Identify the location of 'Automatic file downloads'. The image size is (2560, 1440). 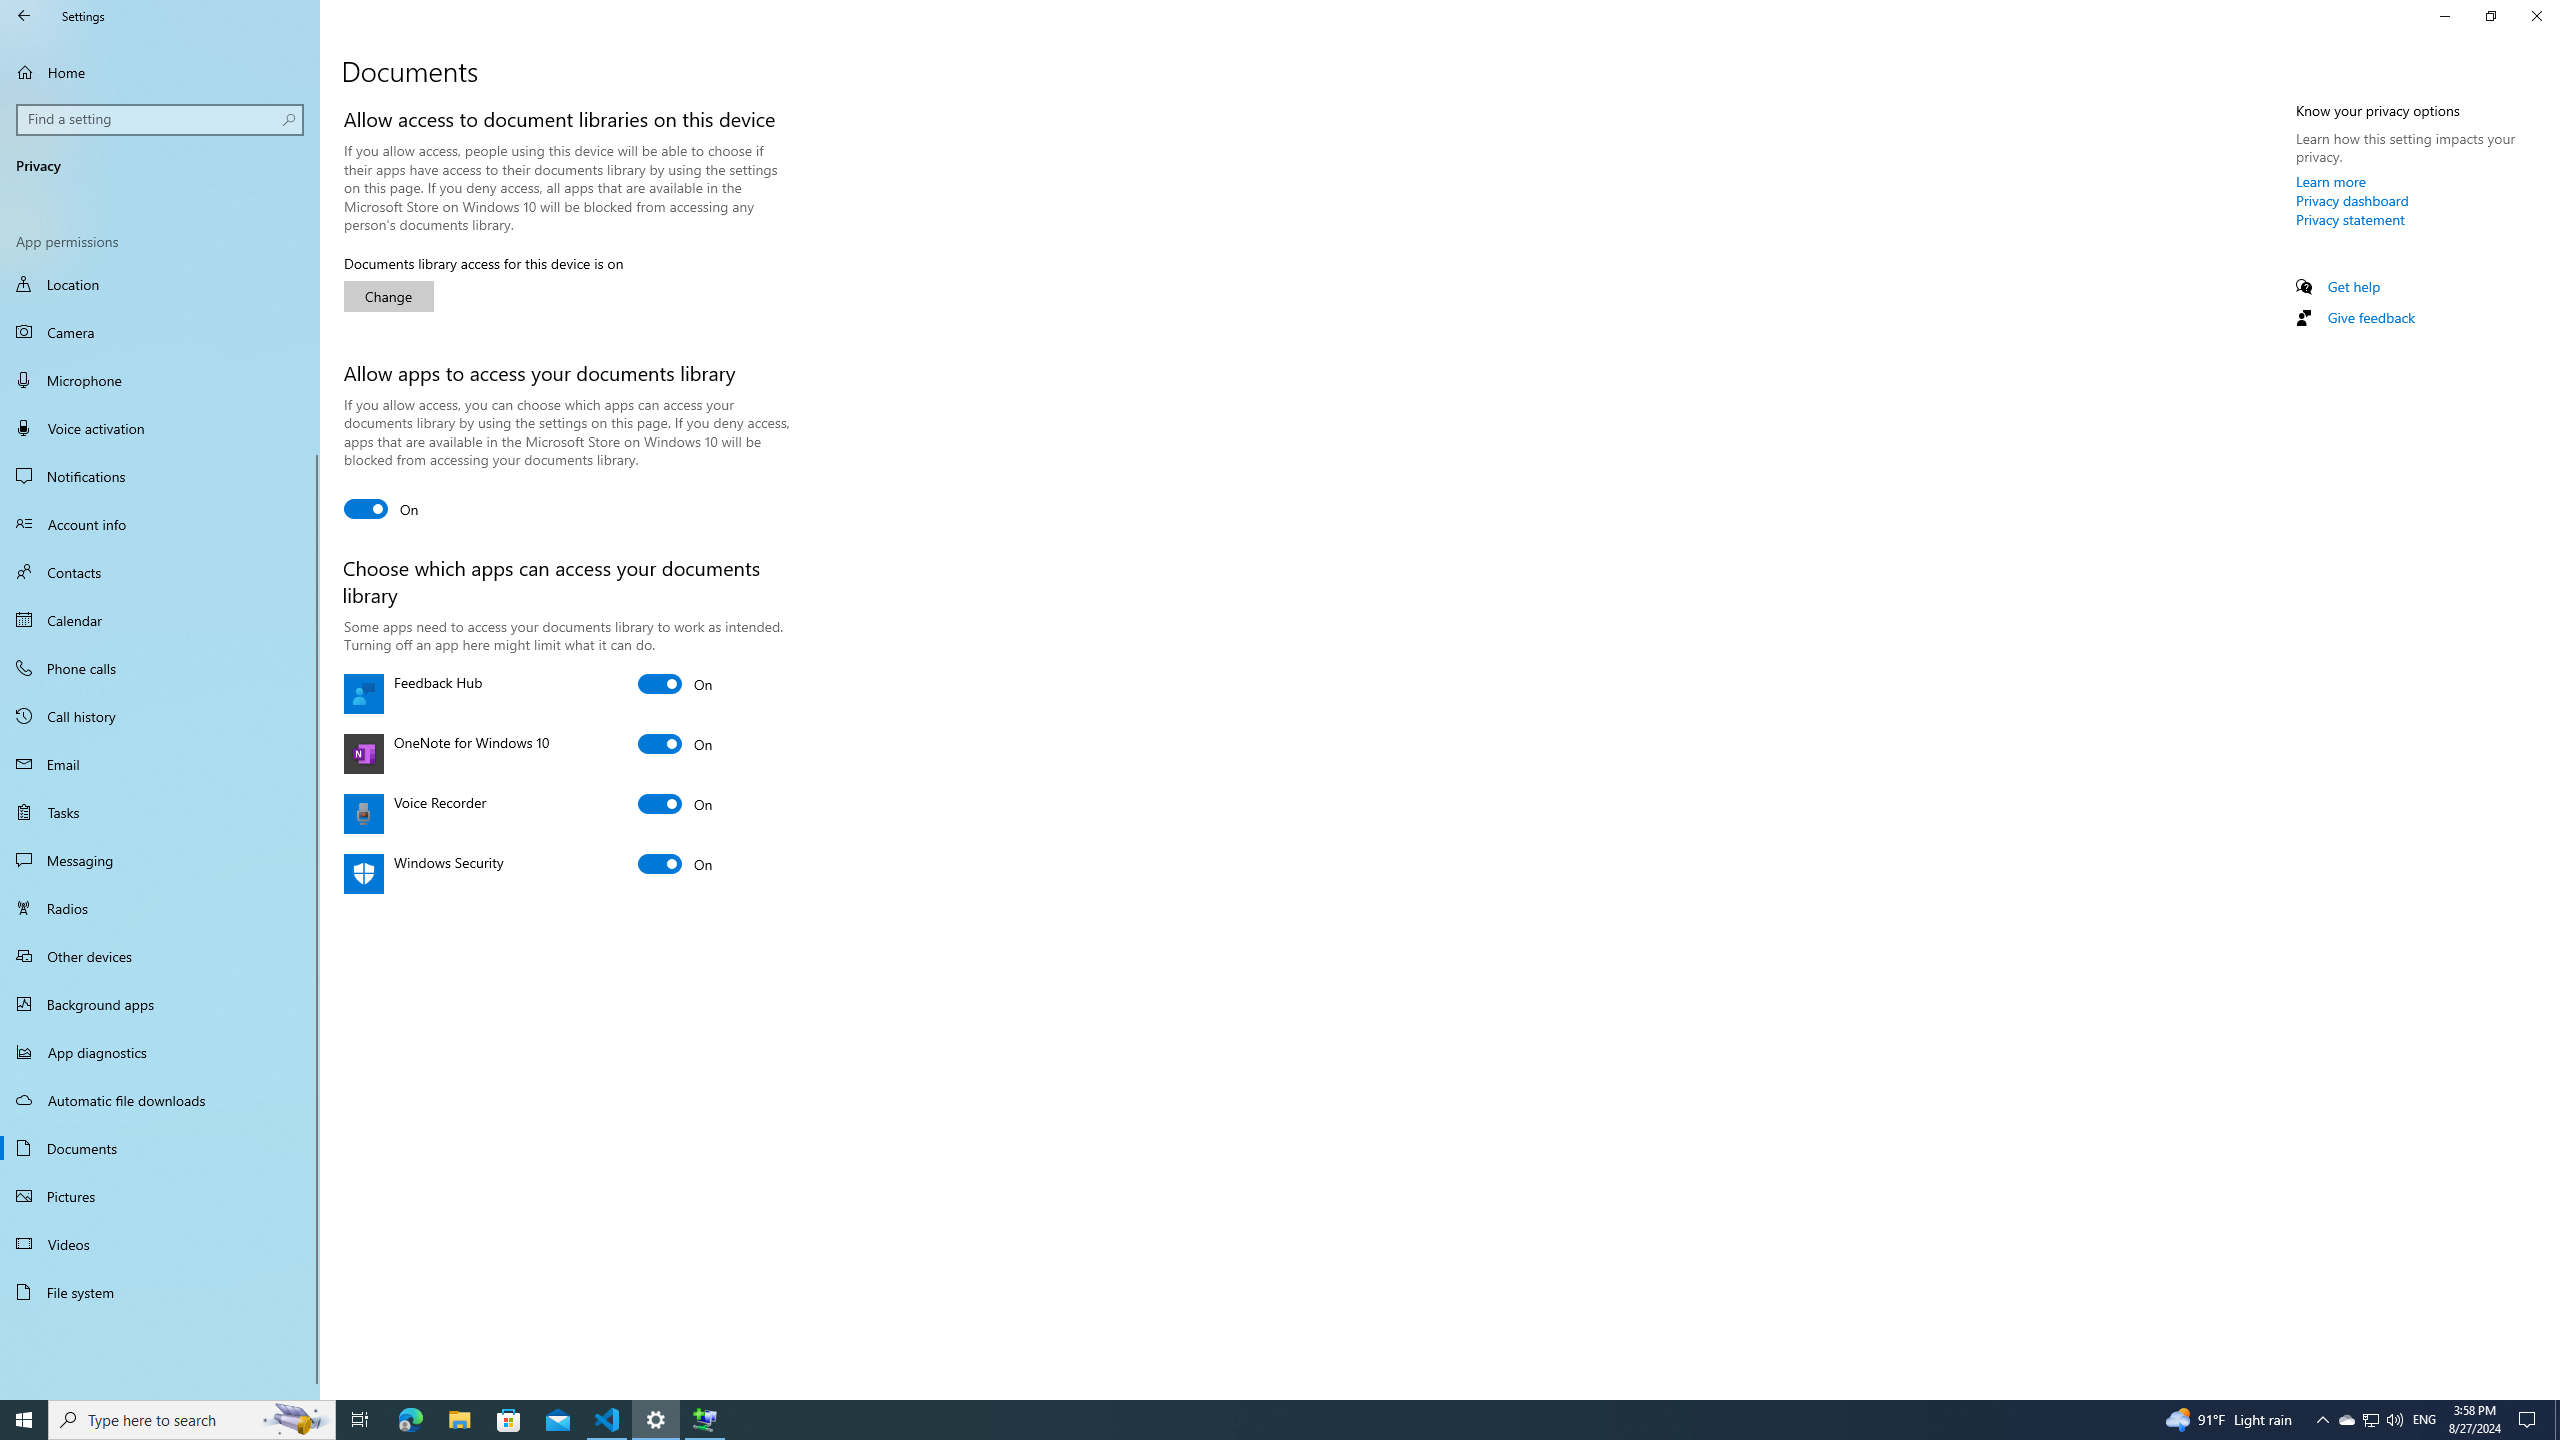
(159, 1099).